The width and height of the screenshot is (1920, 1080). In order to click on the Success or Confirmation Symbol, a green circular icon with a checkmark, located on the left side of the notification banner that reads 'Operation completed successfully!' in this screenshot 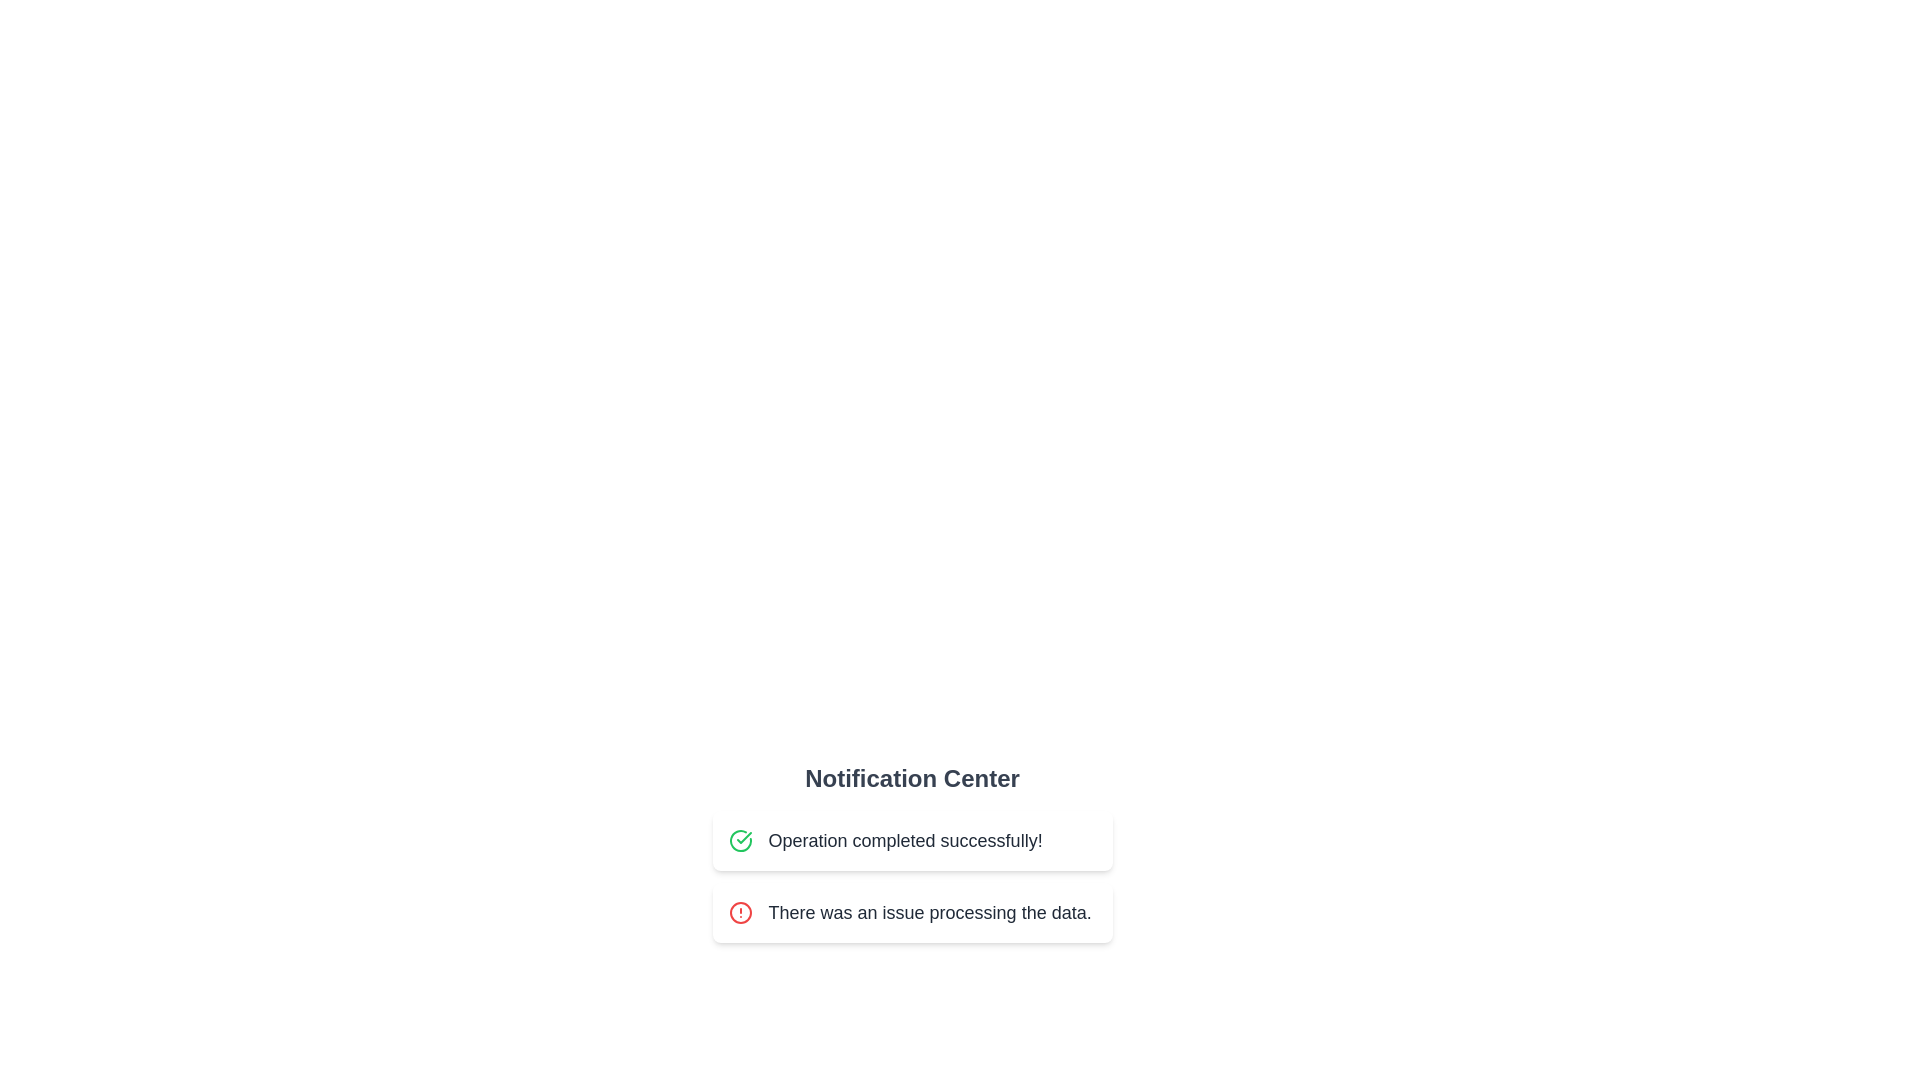, I will do `click(739, 840)`.